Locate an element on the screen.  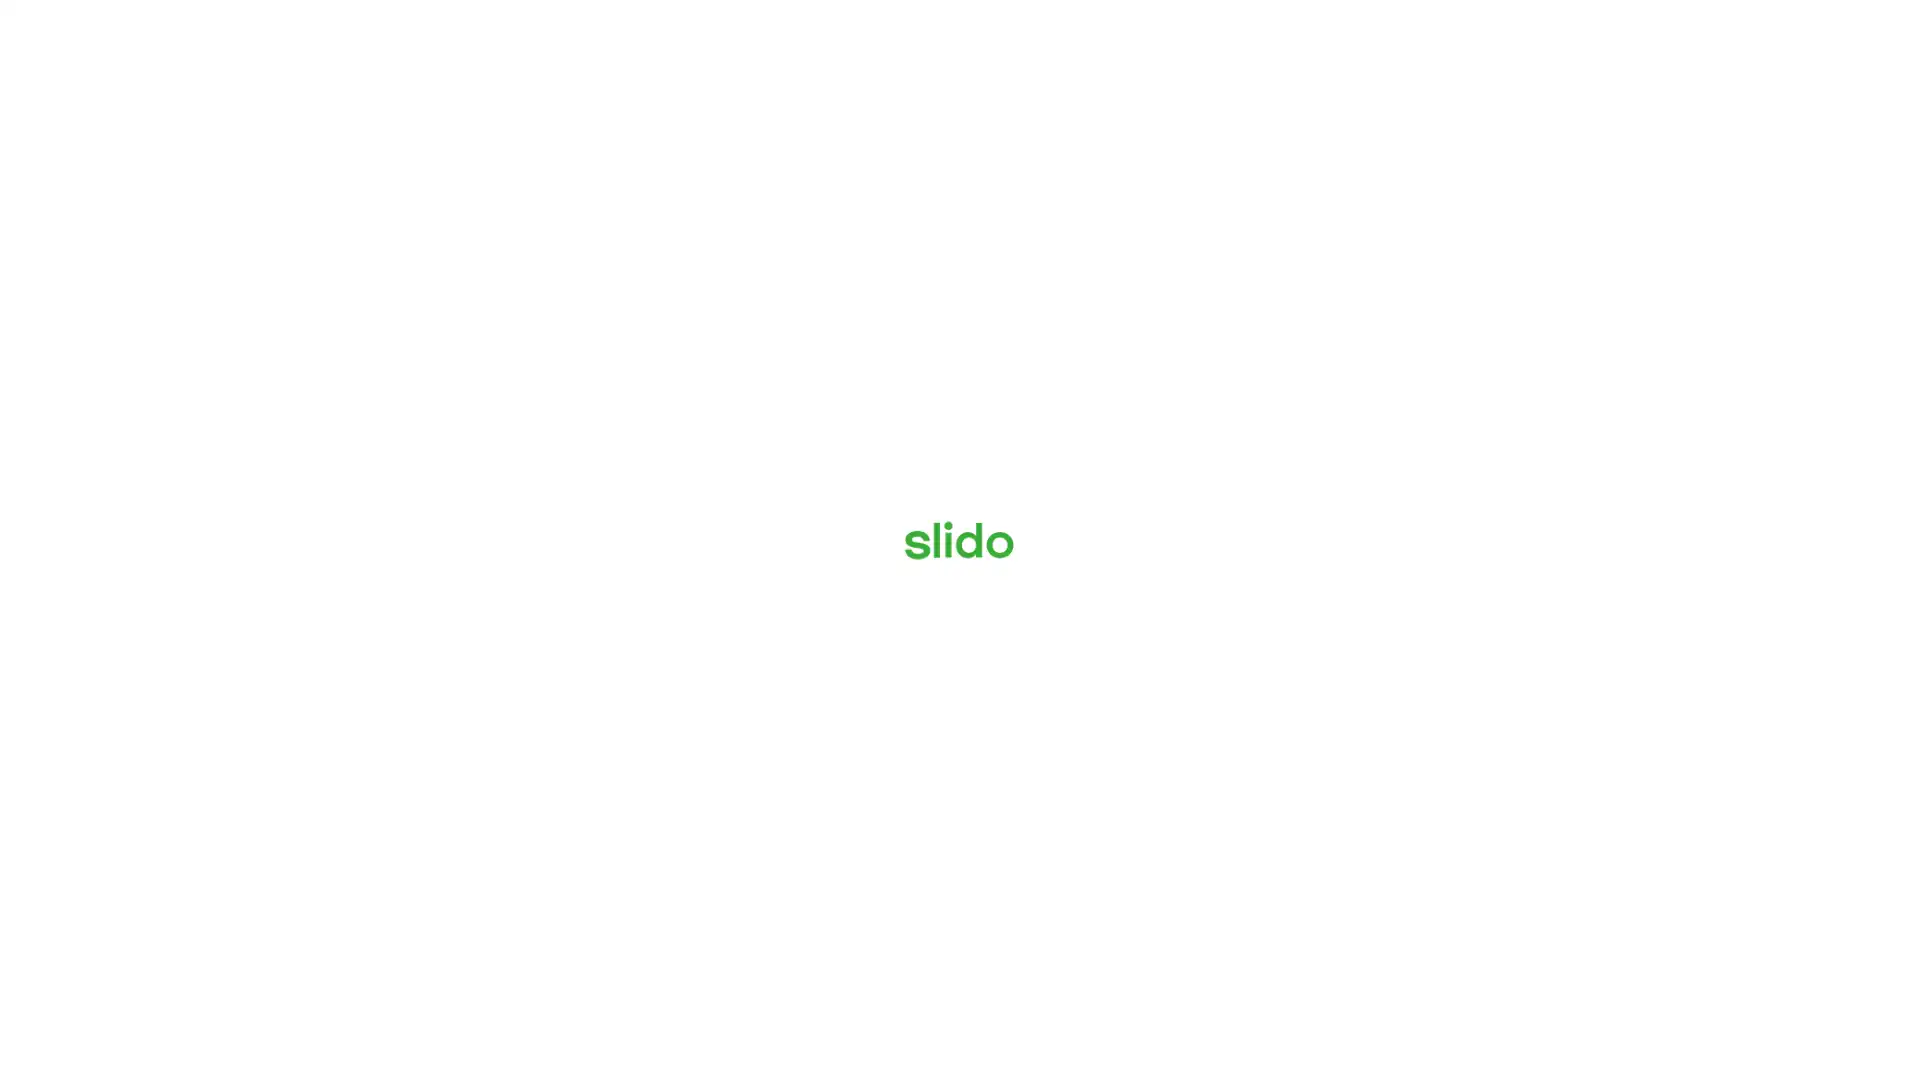
Reply is located at coordinates (1488, 1008).